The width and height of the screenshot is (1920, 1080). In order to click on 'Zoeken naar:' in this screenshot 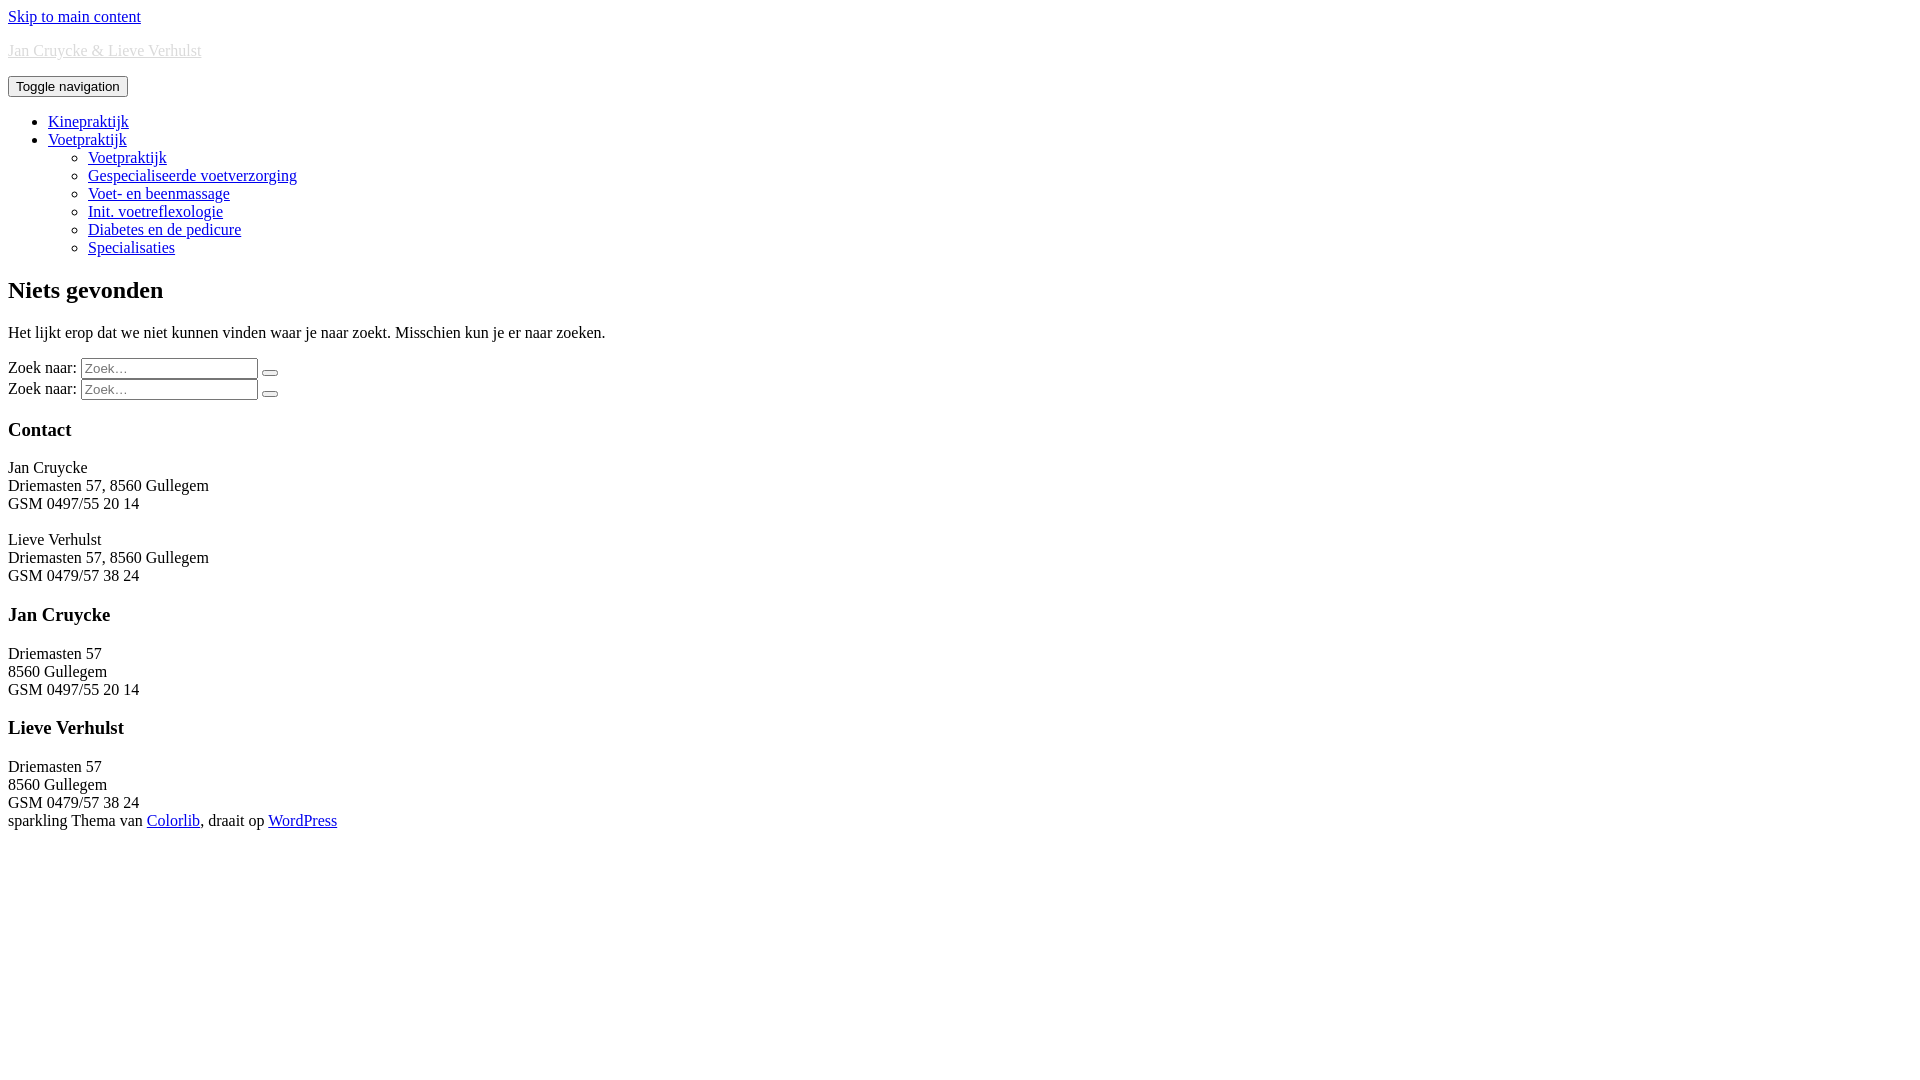, I will do `click(169, 389)`.